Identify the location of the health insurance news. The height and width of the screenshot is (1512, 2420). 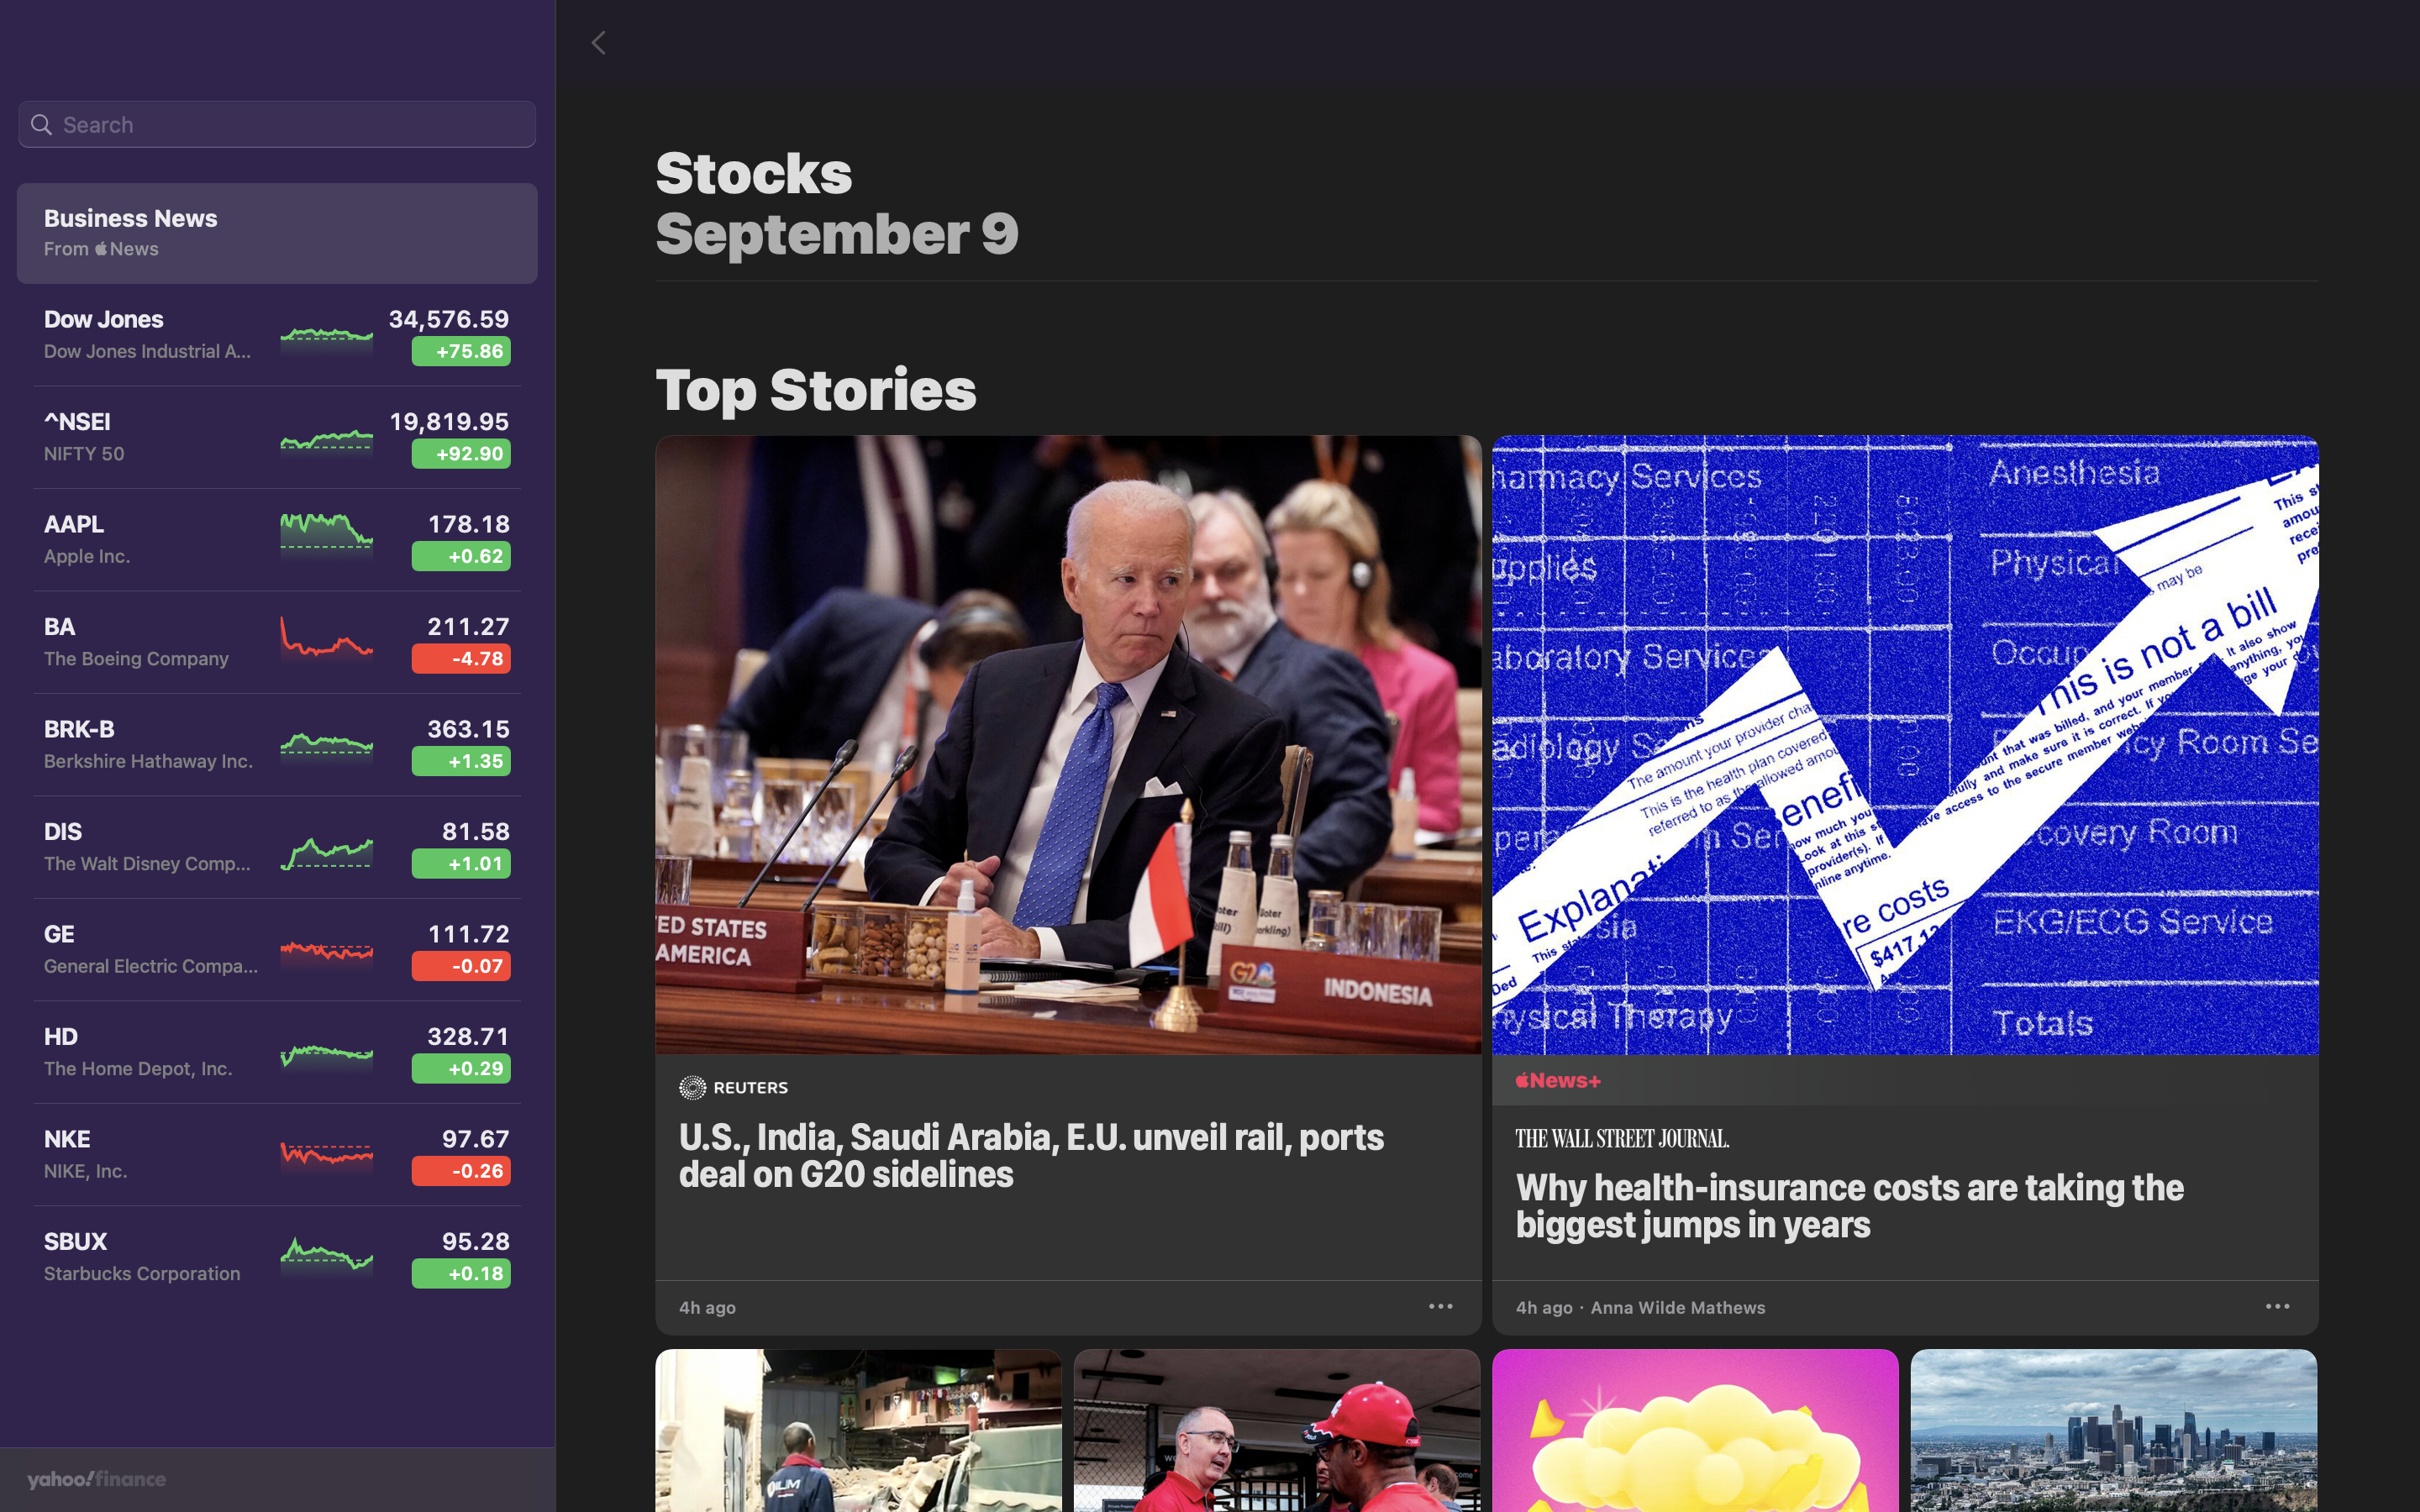
(1911, 852).